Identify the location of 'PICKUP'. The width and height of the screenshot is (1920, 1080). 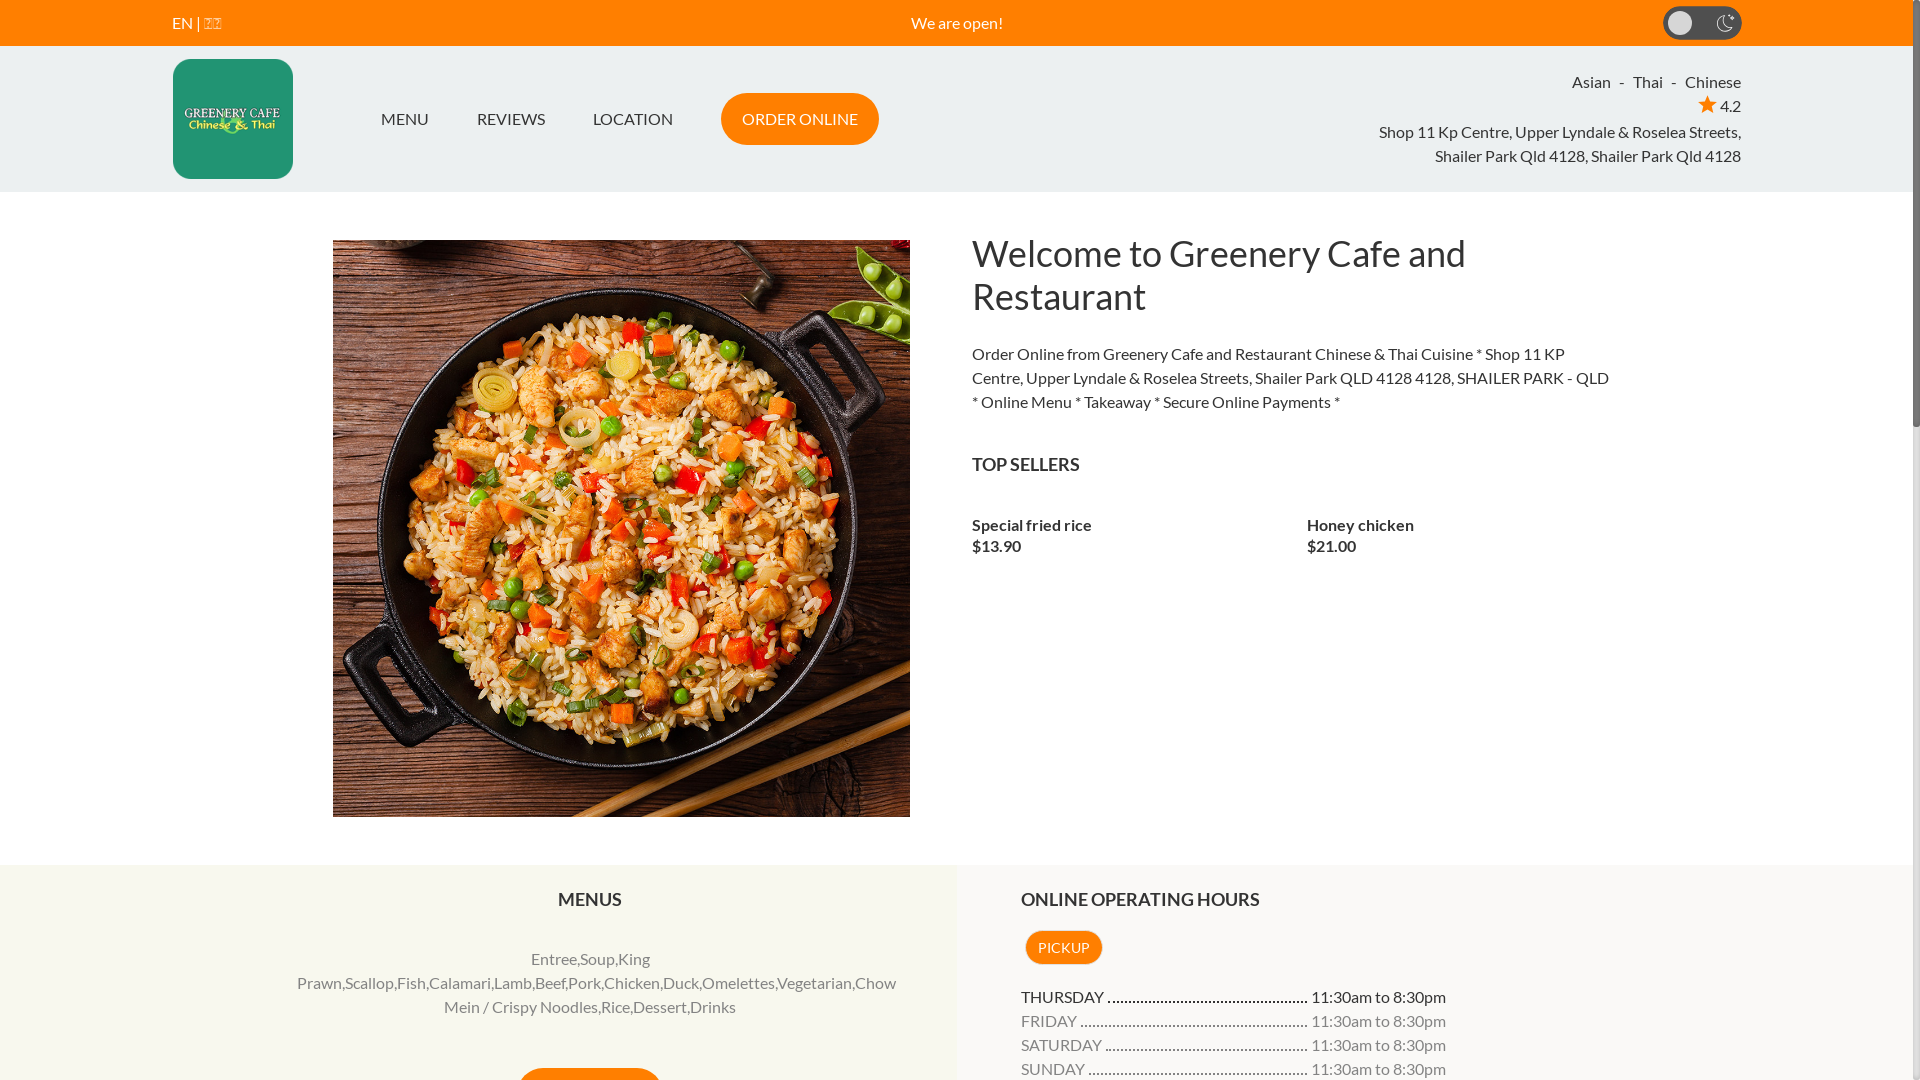
(1061, 946).